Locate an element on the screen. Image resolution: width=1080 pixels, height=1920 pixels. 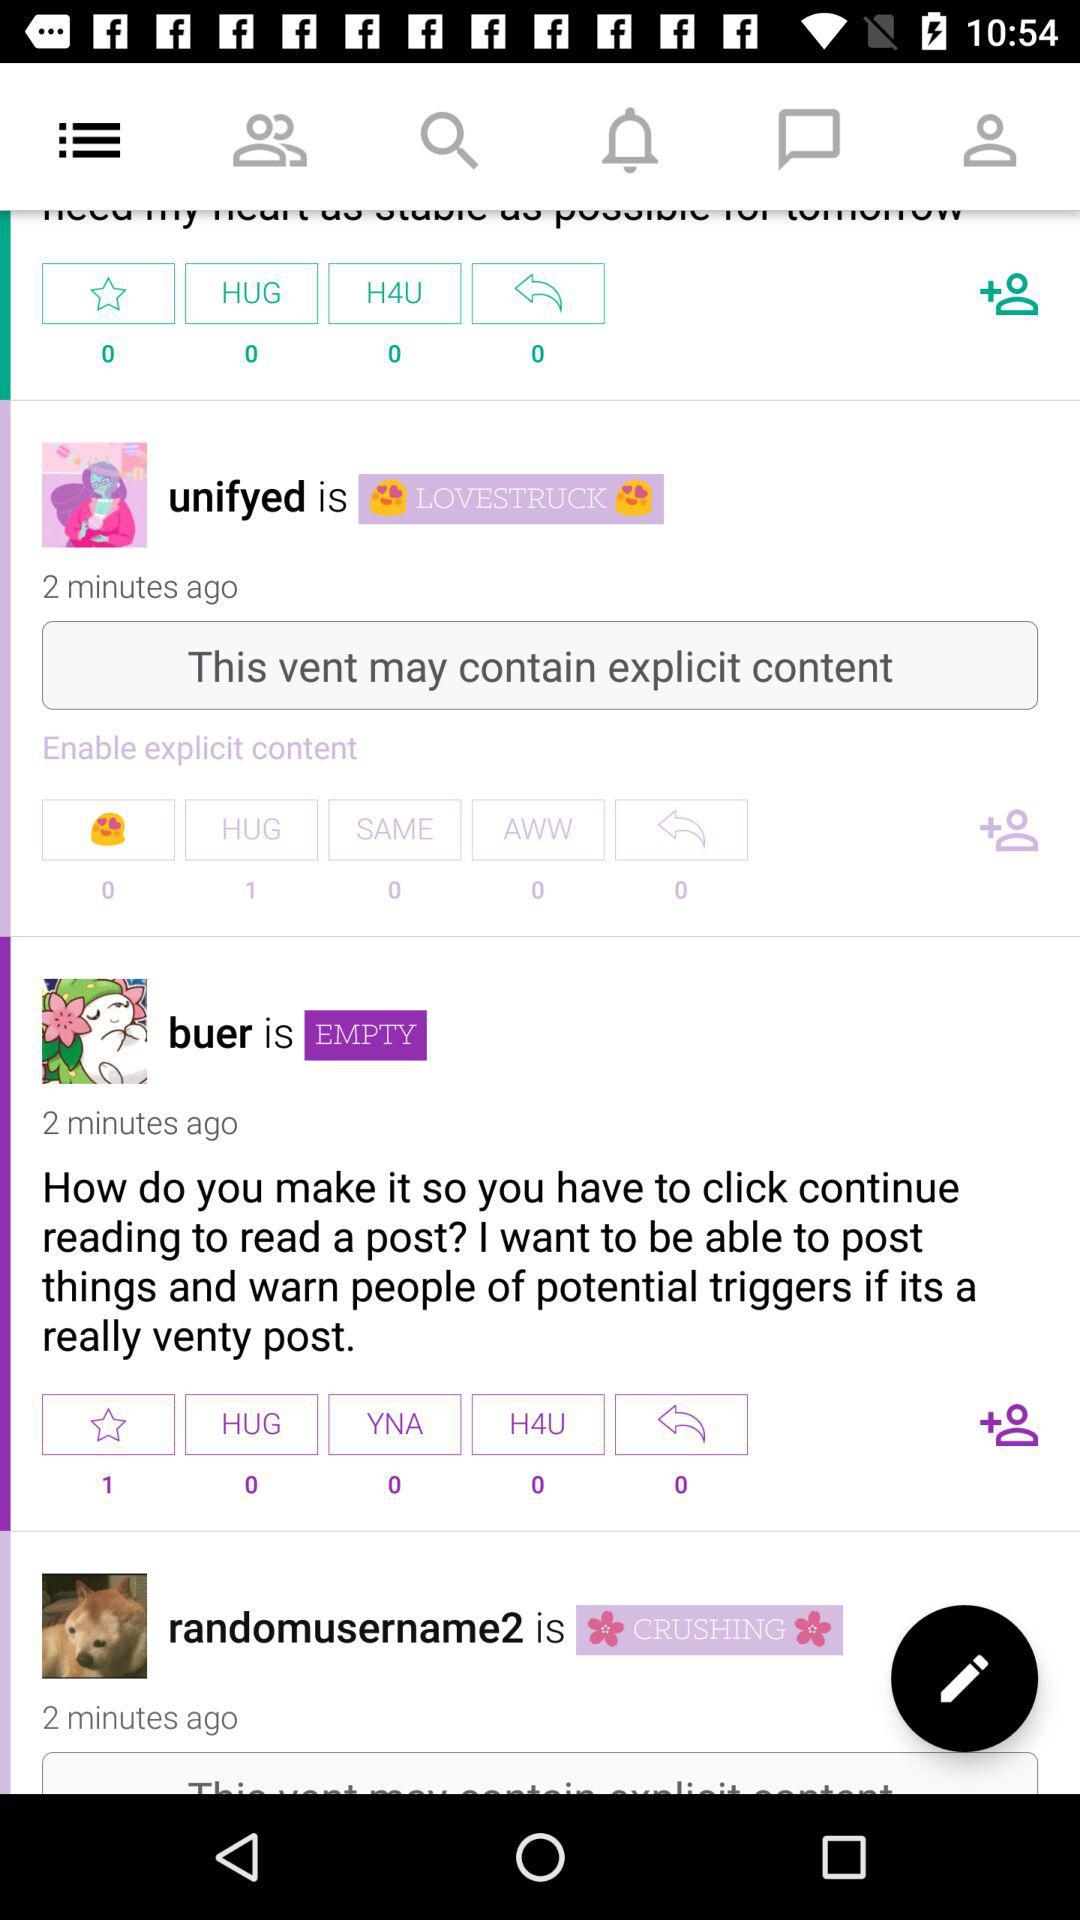
h4u option in the third comment is located at coordinates (537, 1423).